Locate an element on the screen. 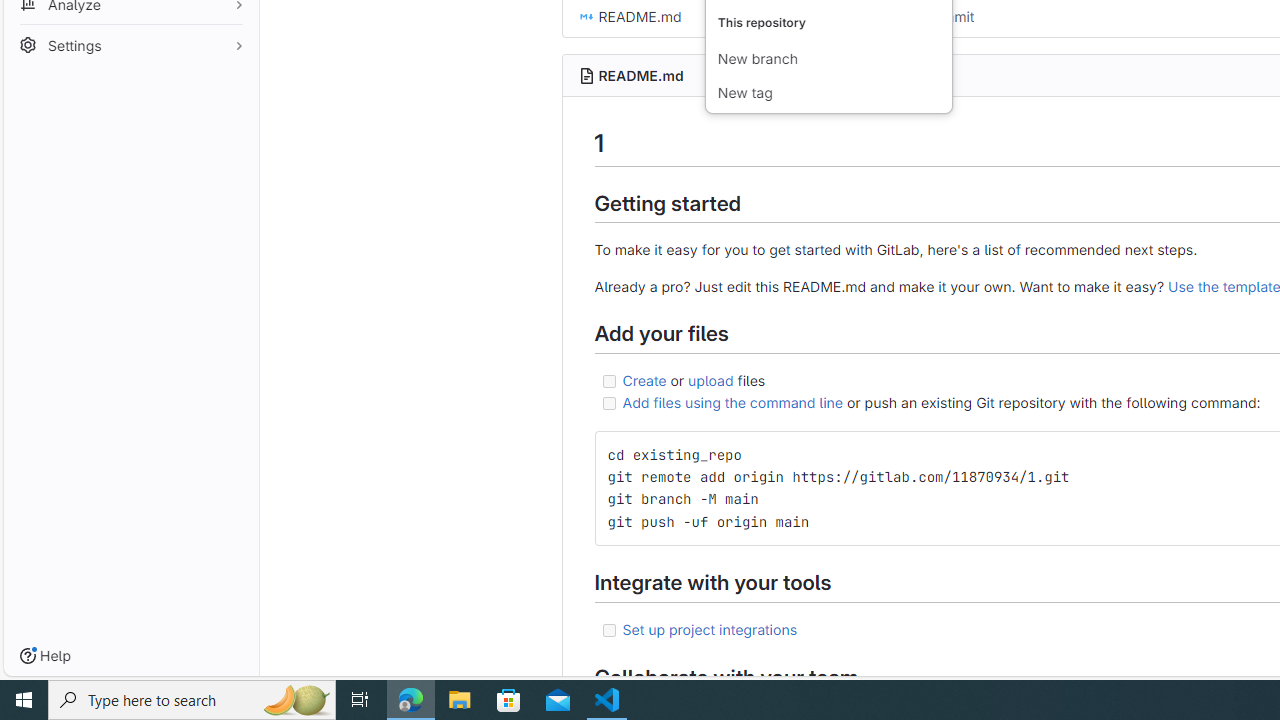 Image resolution: width=1280 pixels, height=720 pixels. 'New branch' is located at coordinates (828, 58).